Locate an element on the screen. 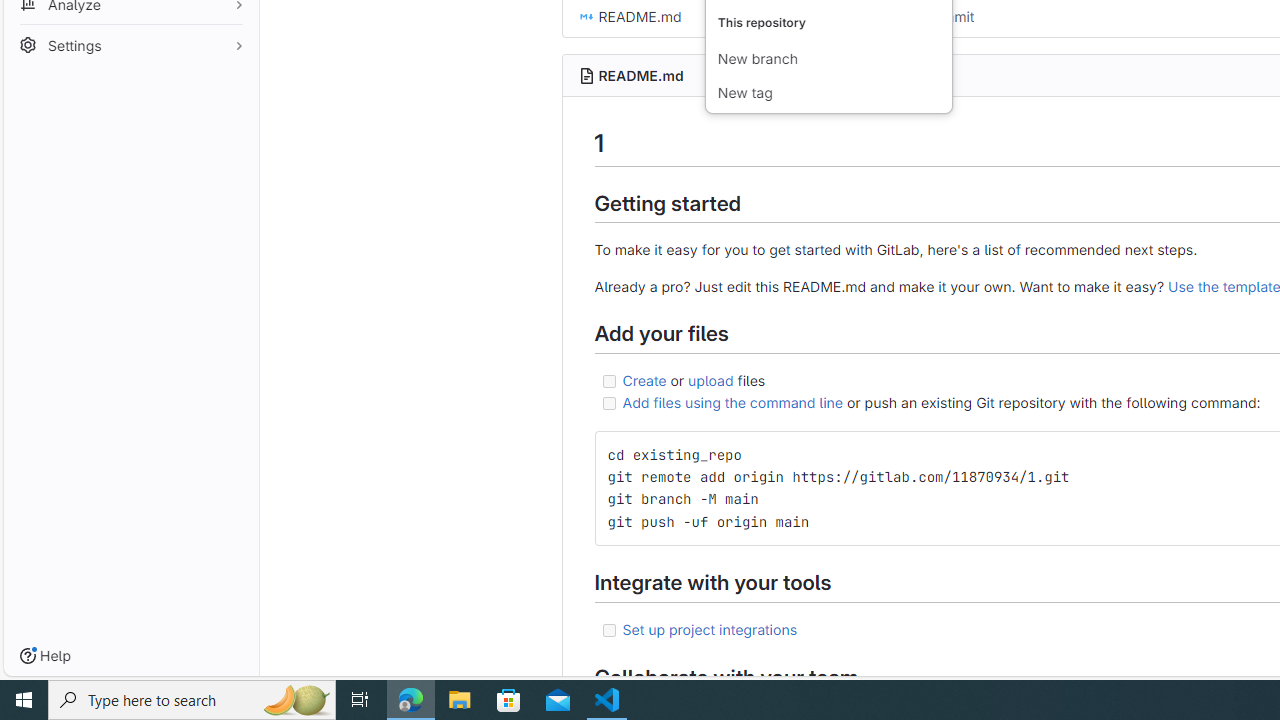 Image resolution: width=1280 pixels, height=720 pixels. 'New branch' is located at coordinates (828, 58).